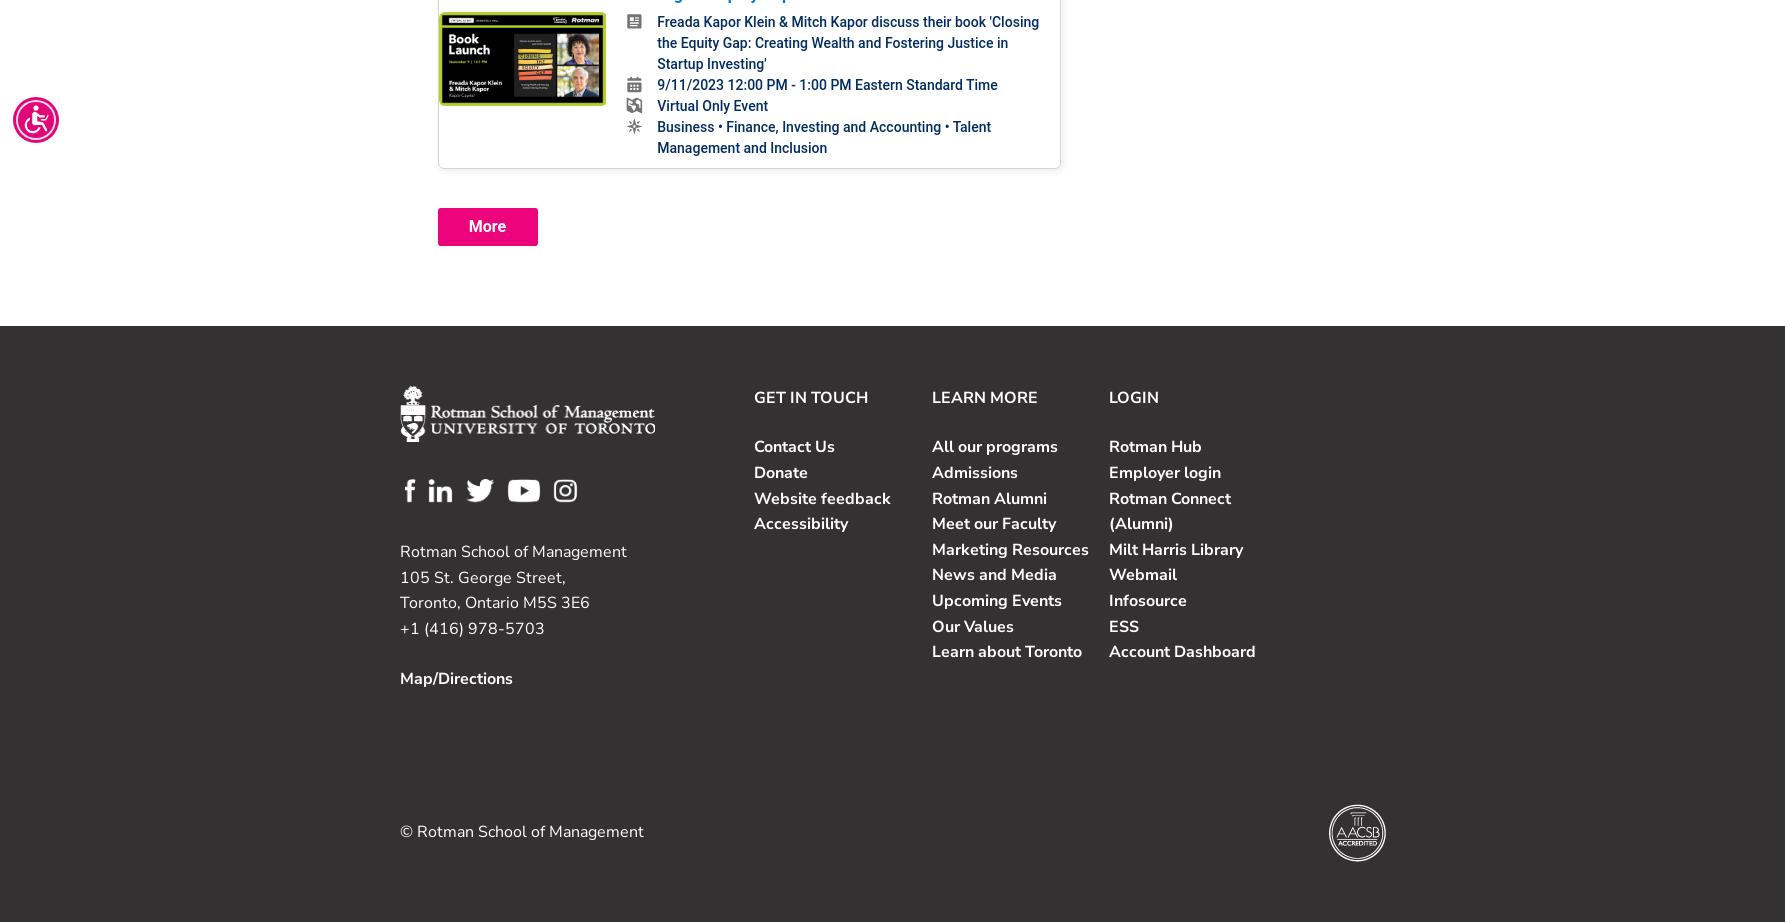 Image resolution: width=1785 pixels, height=922 pixels. I want to click on 'GET IN TOUCH', so click(752, 396).